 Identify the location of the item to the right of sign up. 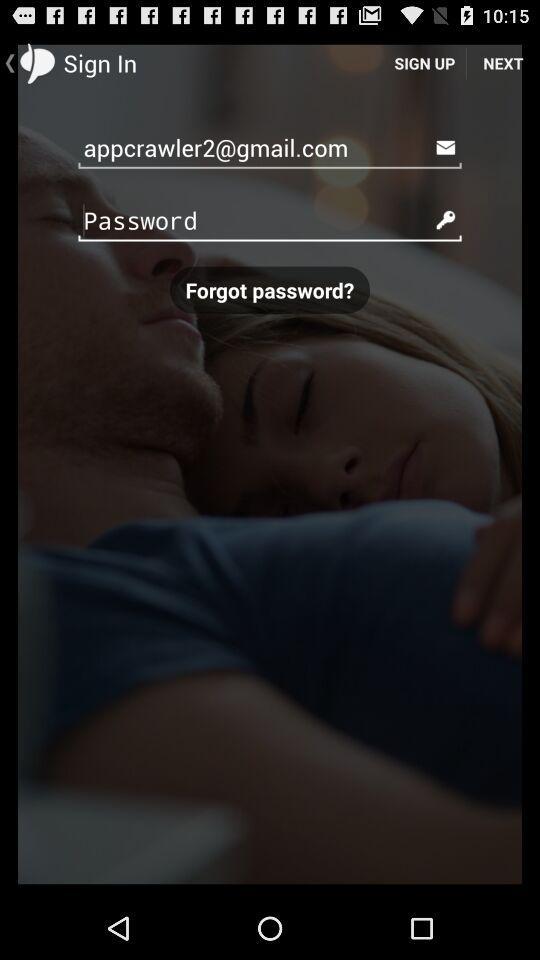
(502, 62).